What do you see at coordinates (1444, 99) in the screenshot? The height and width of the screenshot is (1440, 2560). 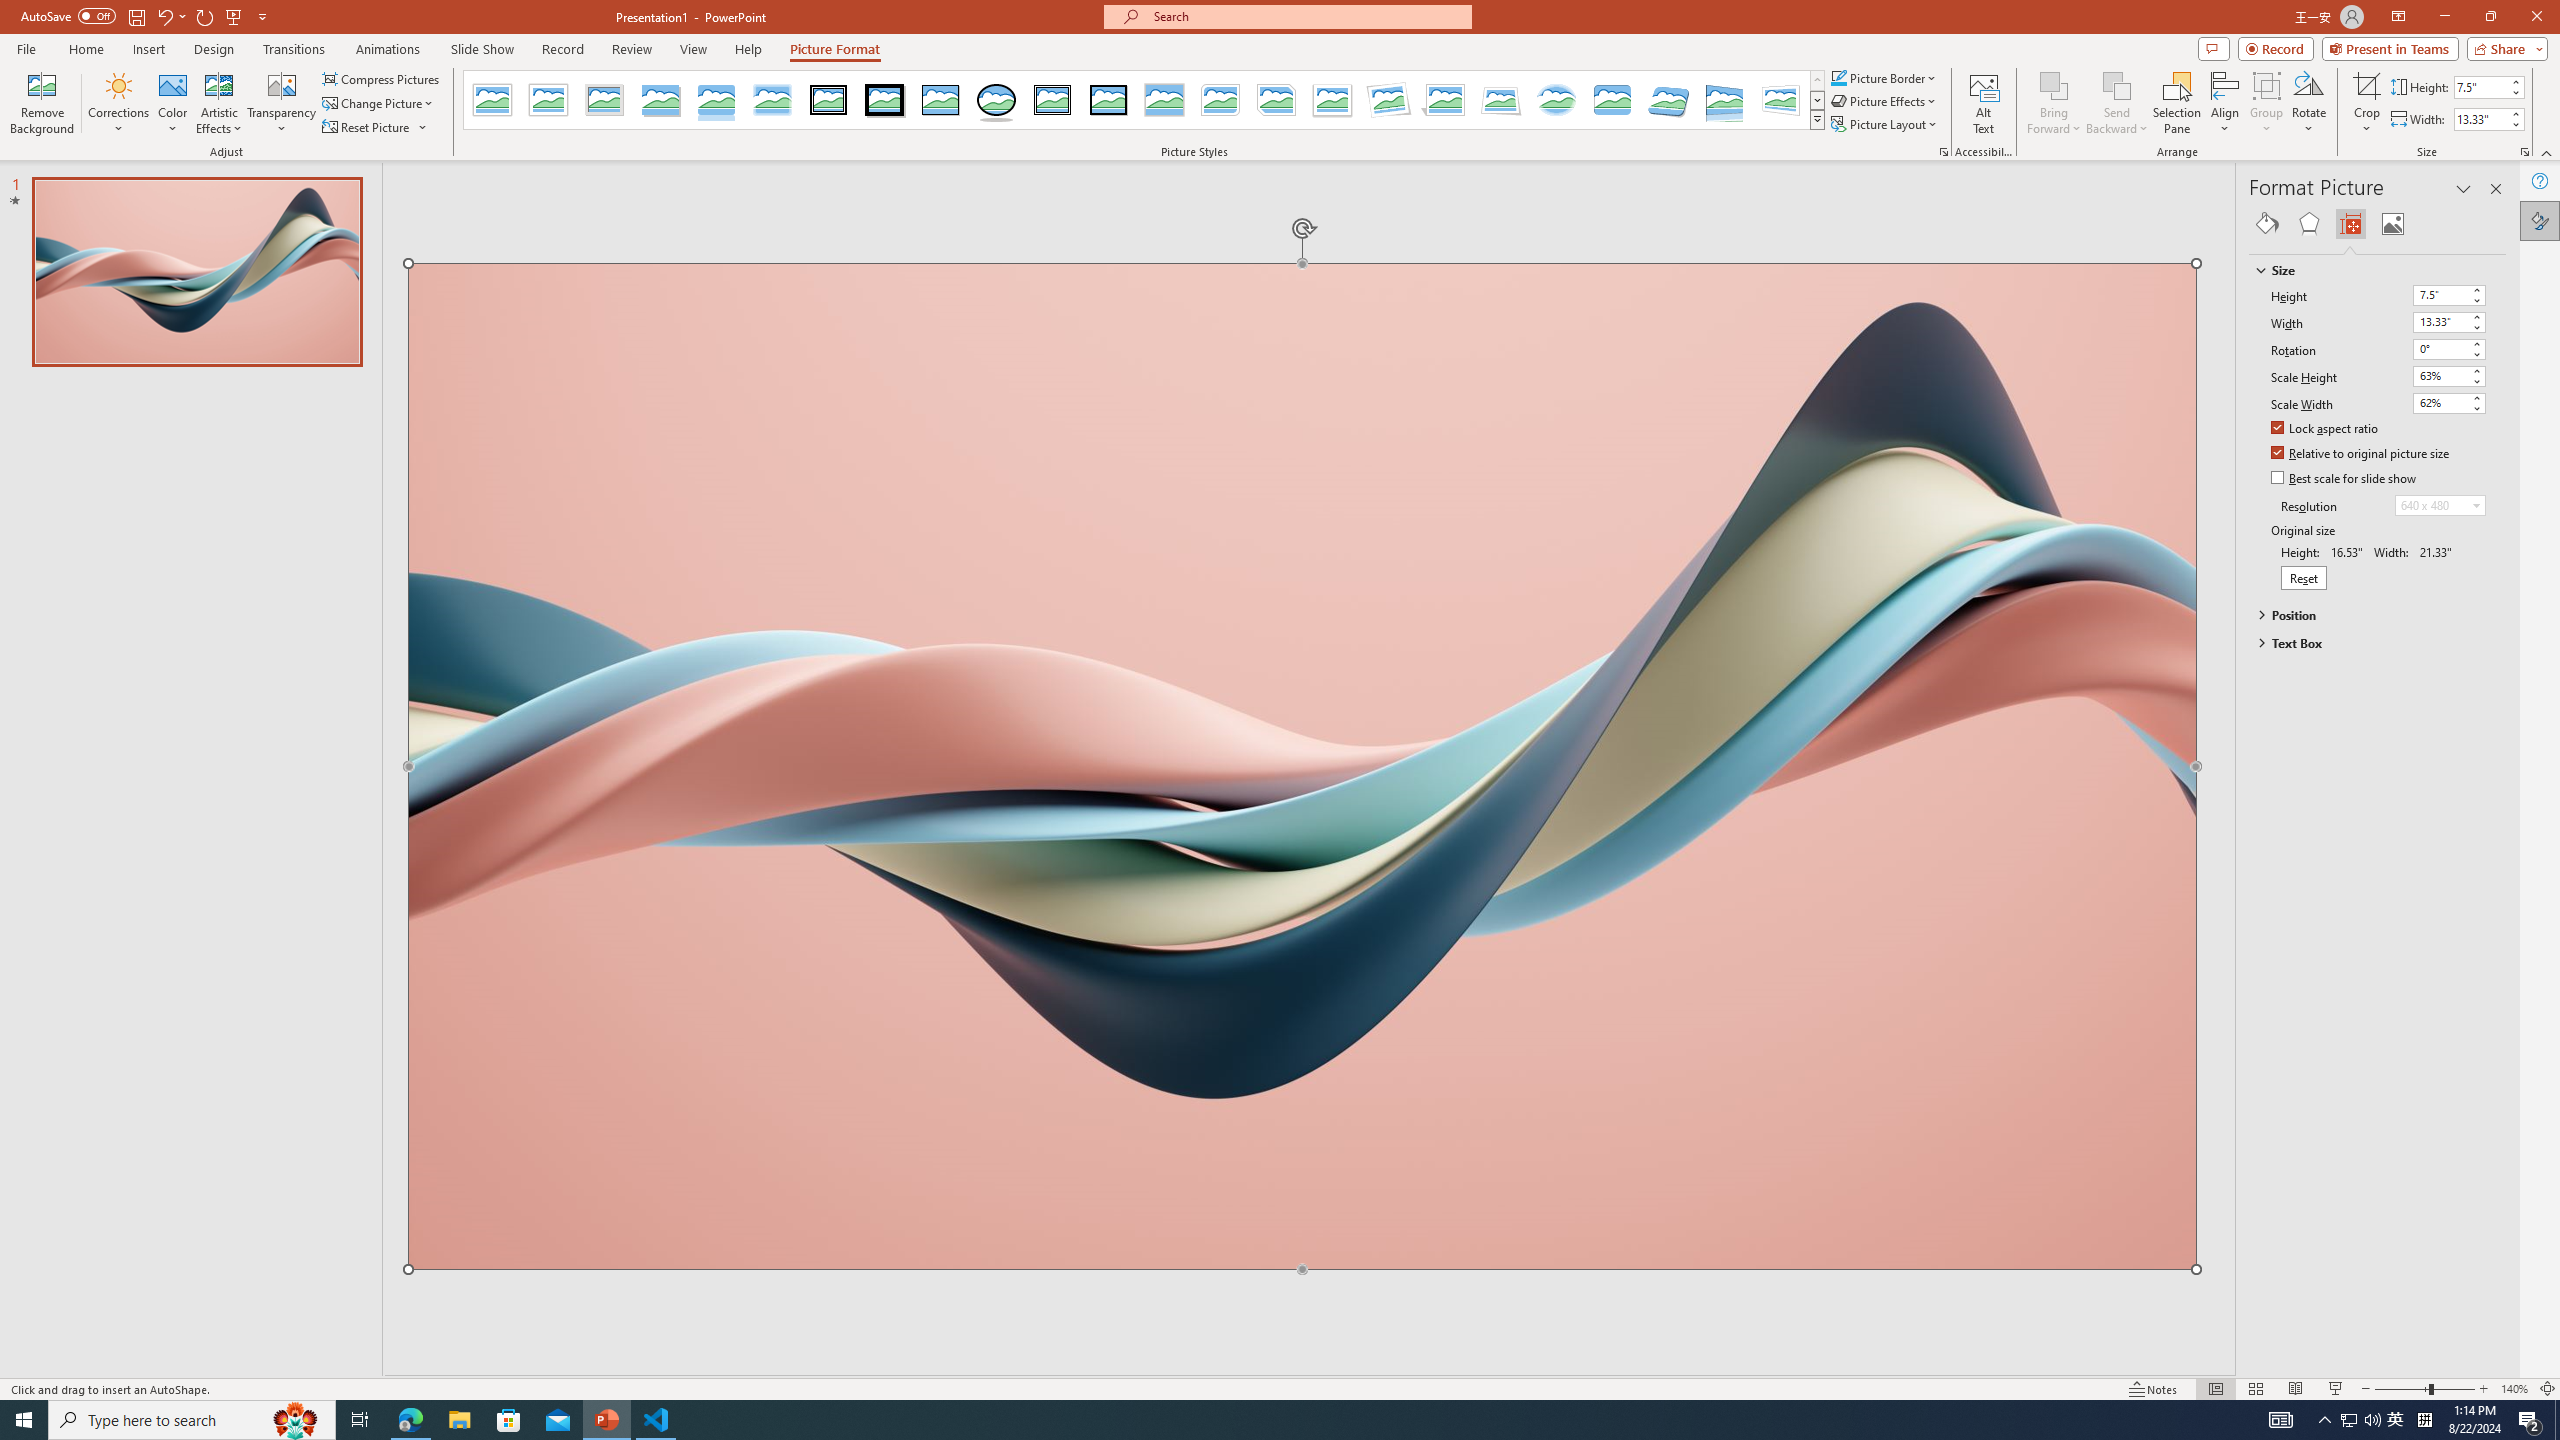 I see `'Perspective Shadow, White'` at bounding box center [1444, 99].